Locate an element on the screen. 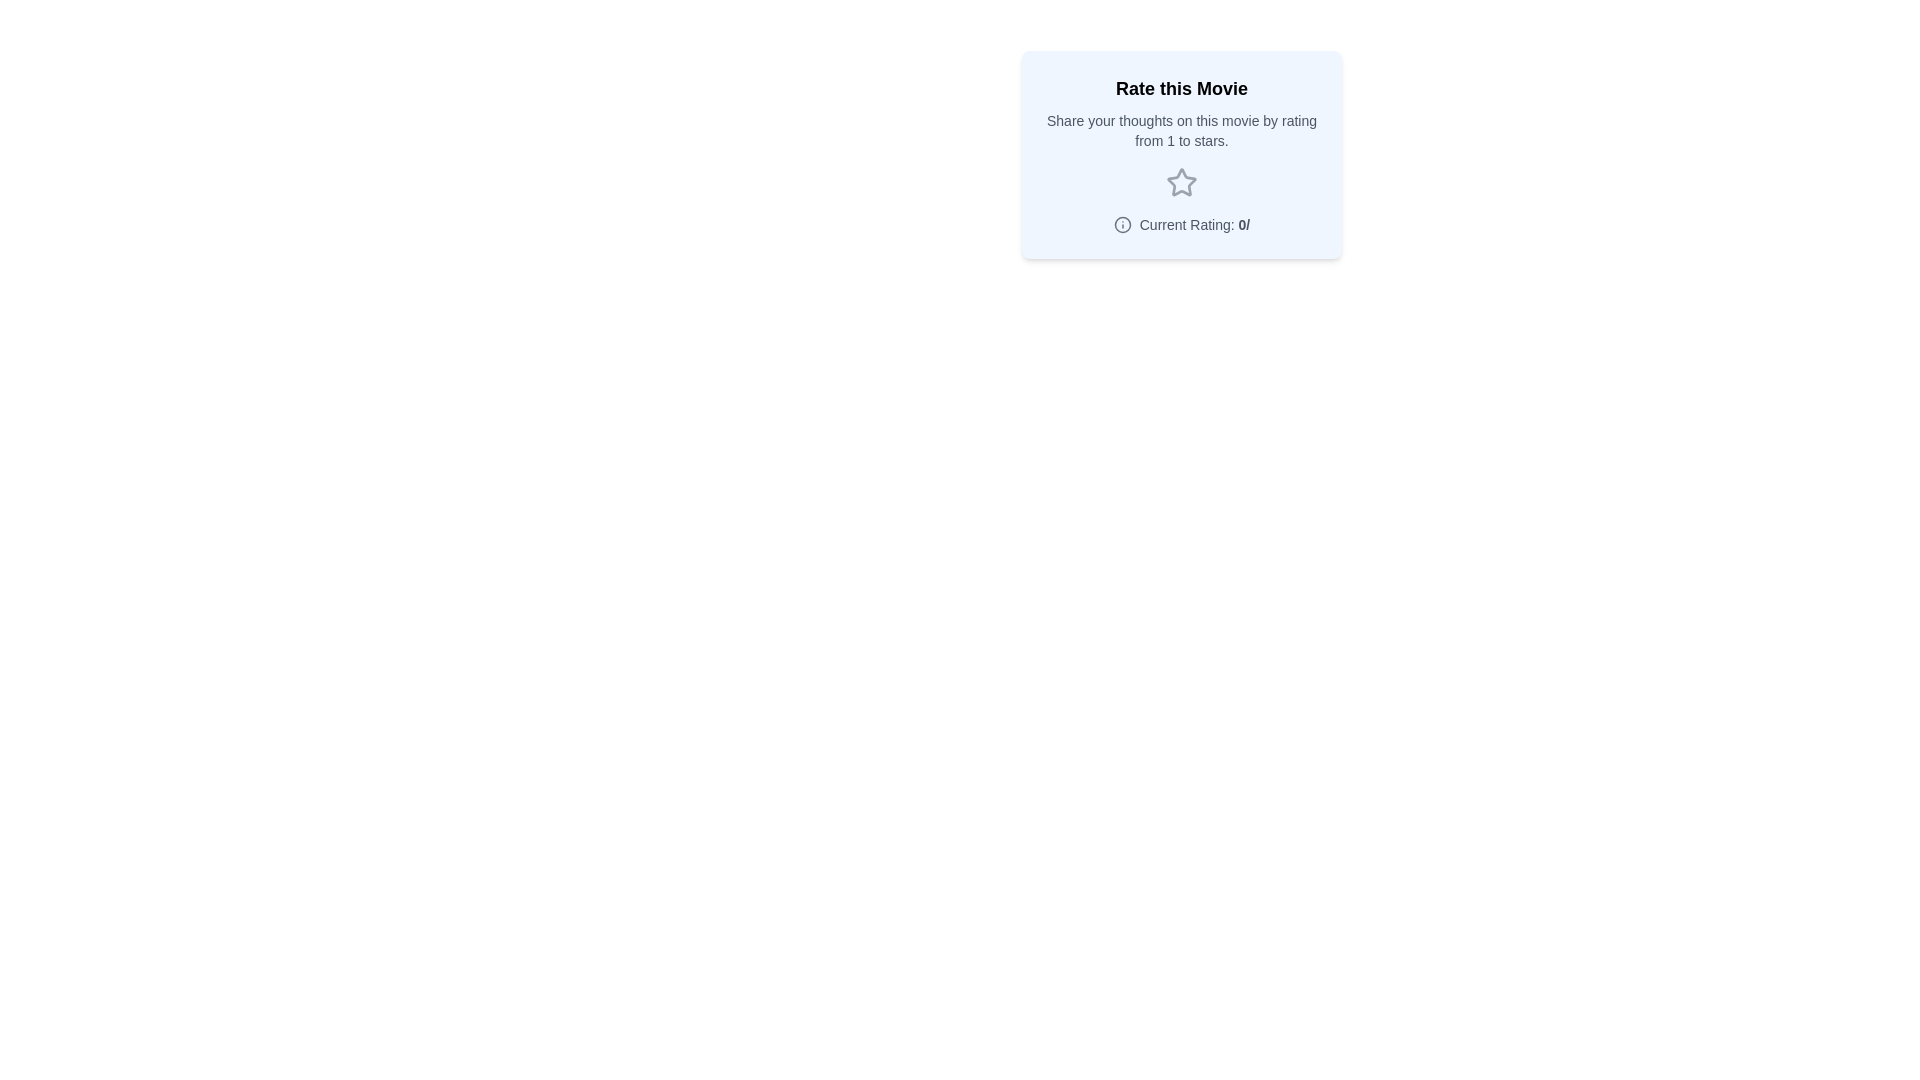 The height and width of the screenshot is (1080, 1920). the 'Current Rating: 0/' label with an information icon, located within the 'Rate this Movie' card layout is located at coordinates (1181, 224).